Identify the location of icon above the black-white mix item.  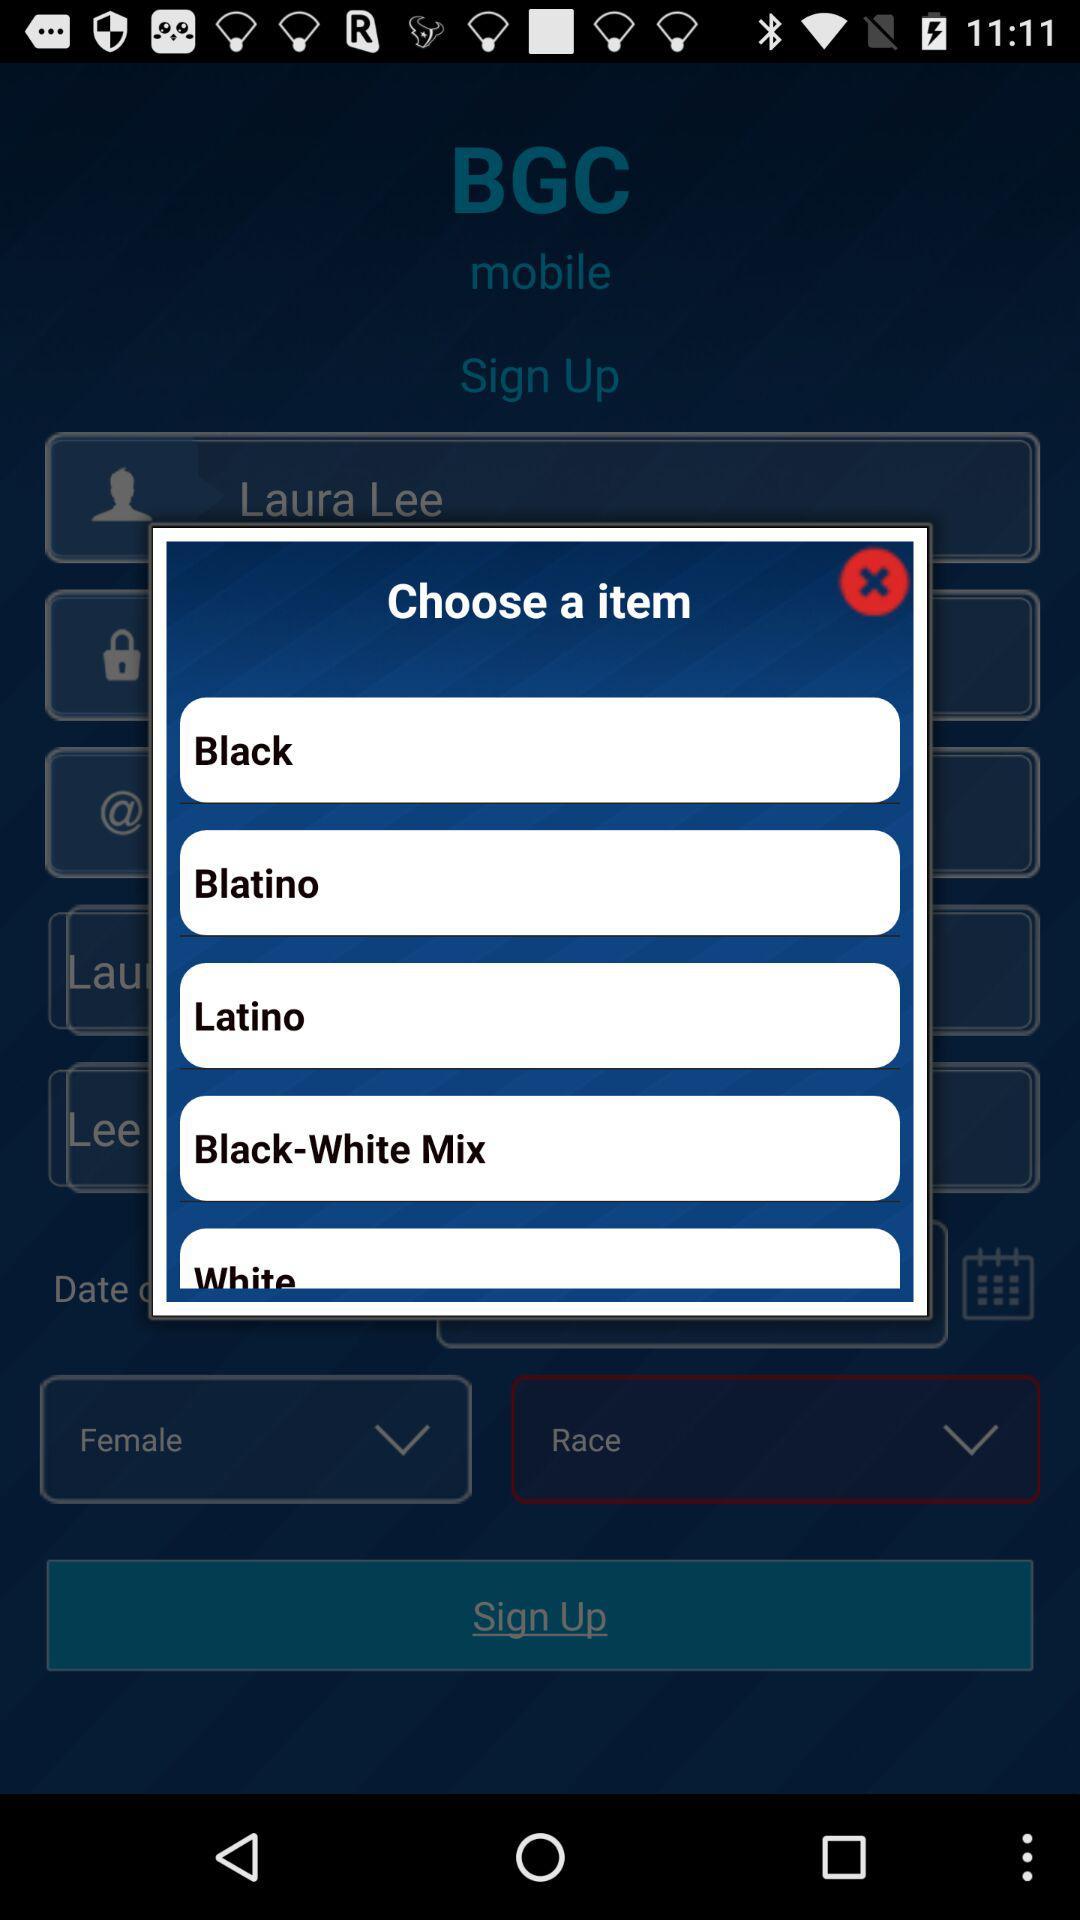
(540, 1015).